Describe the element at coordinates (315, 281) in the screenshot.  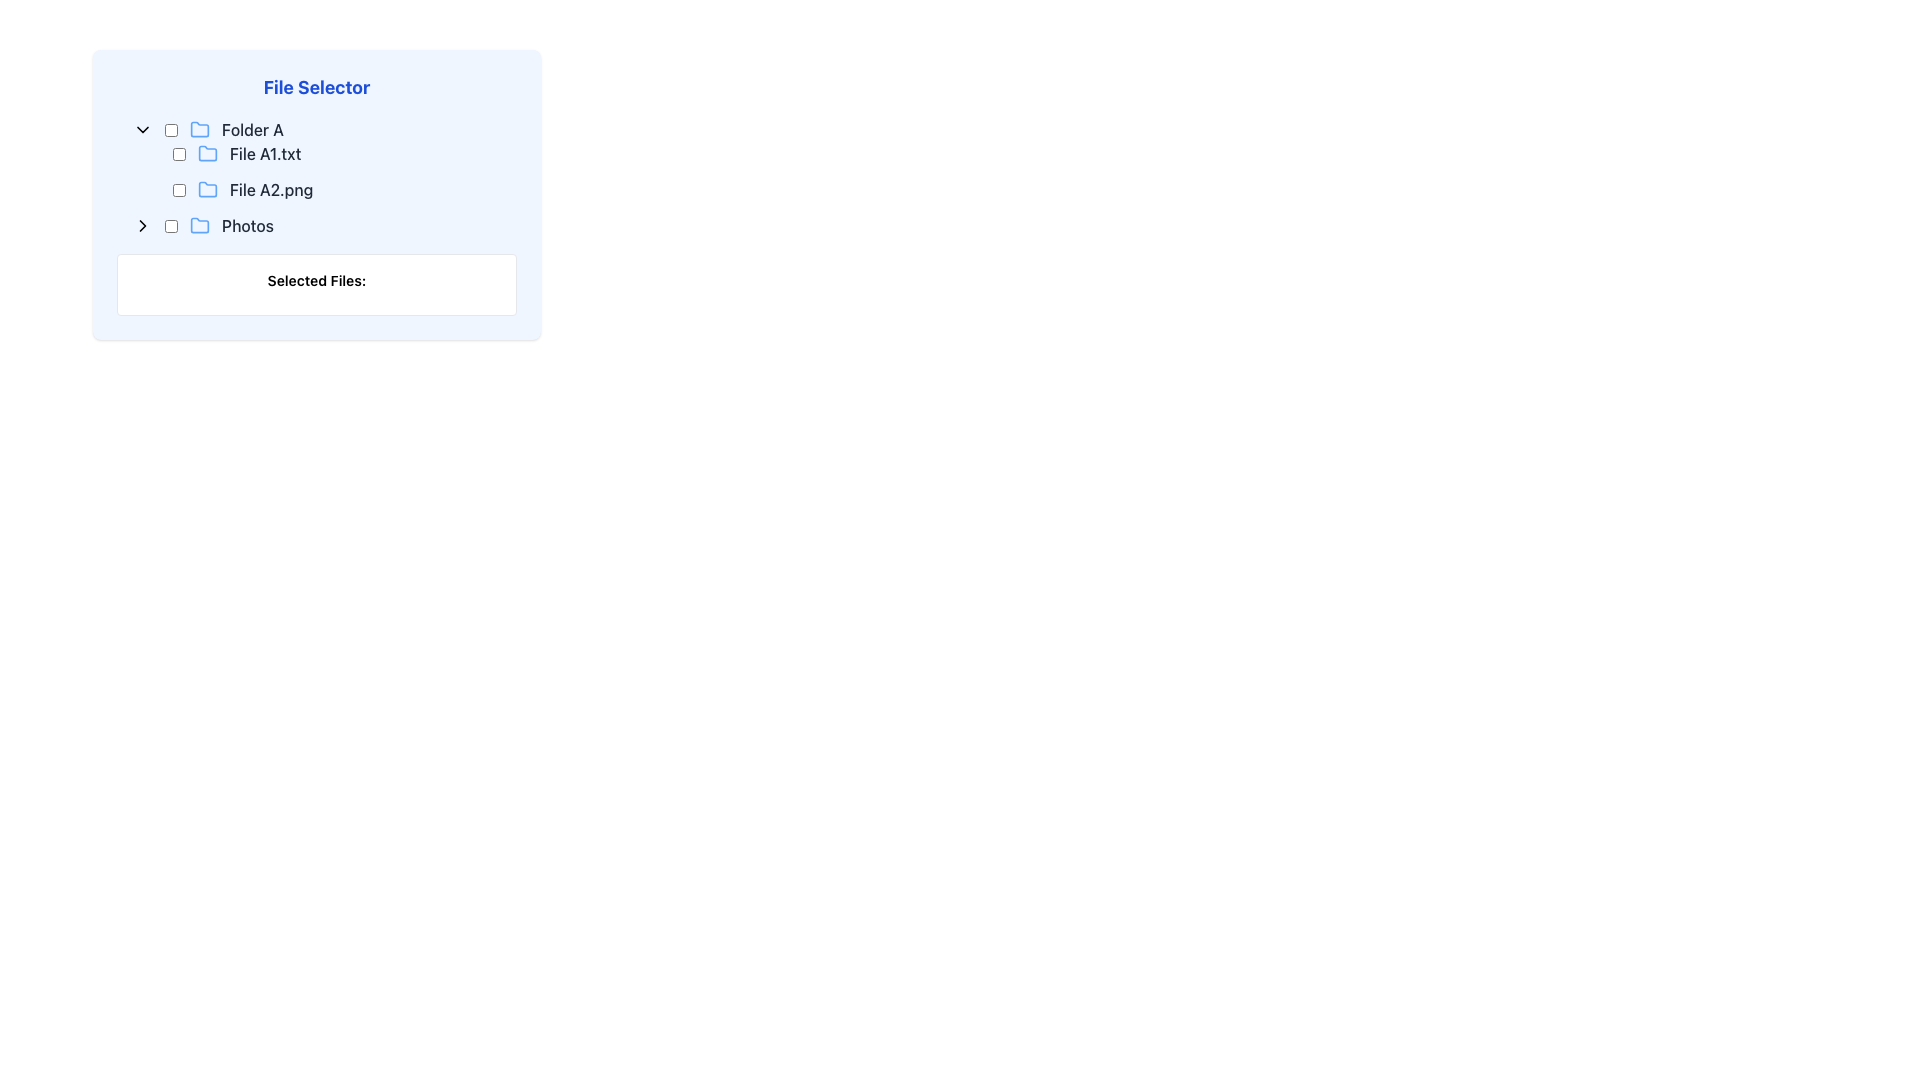
I see `the Text Label that indicates the section for selected files in the 'File Selector' interface, located in a bordered section at the bottom of the interface` at that location.